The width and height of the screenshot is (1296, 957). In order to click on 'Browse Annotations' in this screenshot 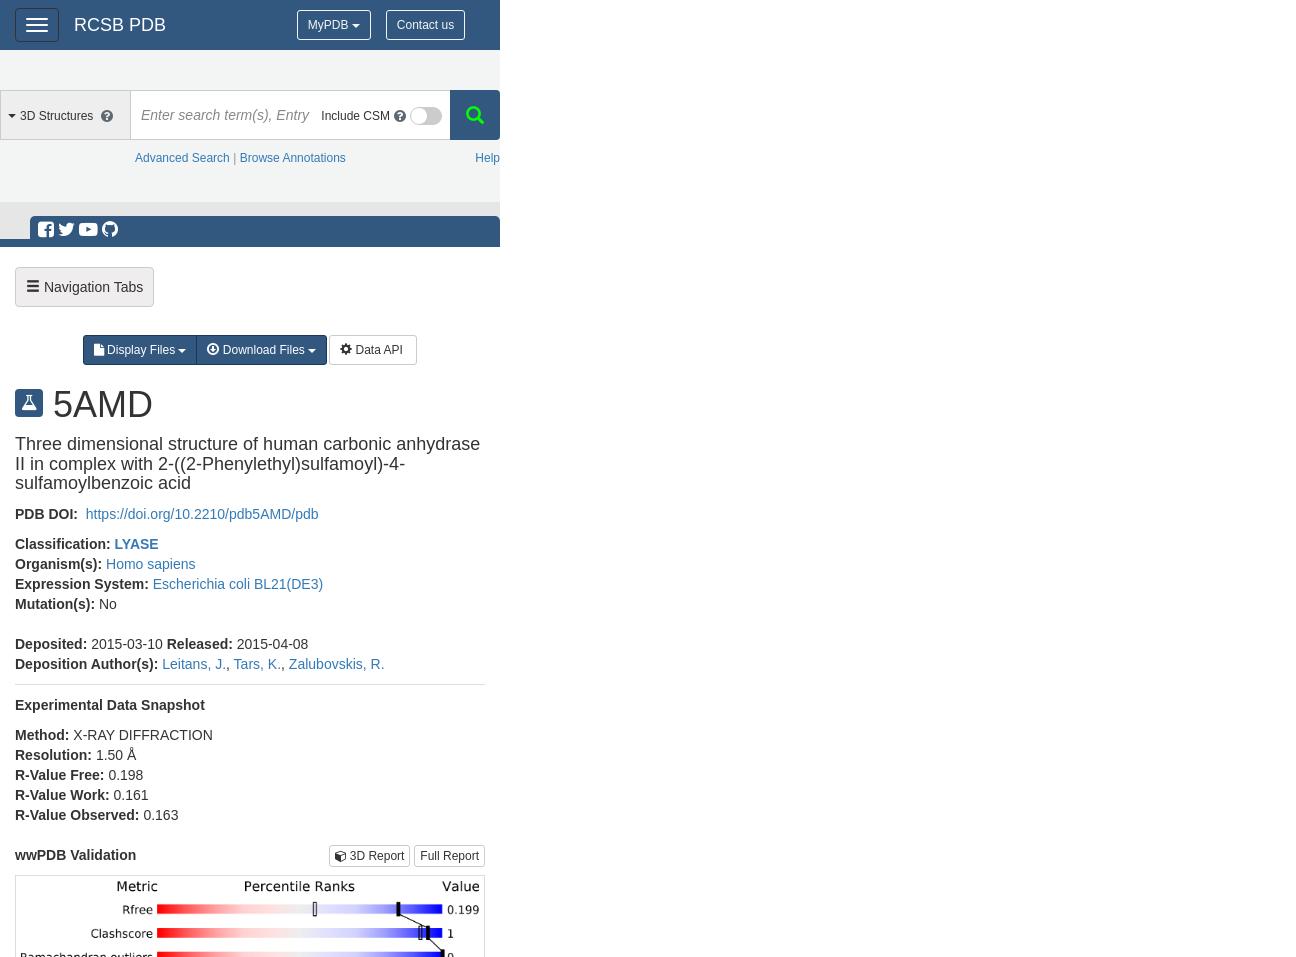, I will do `click(291, 158)`.